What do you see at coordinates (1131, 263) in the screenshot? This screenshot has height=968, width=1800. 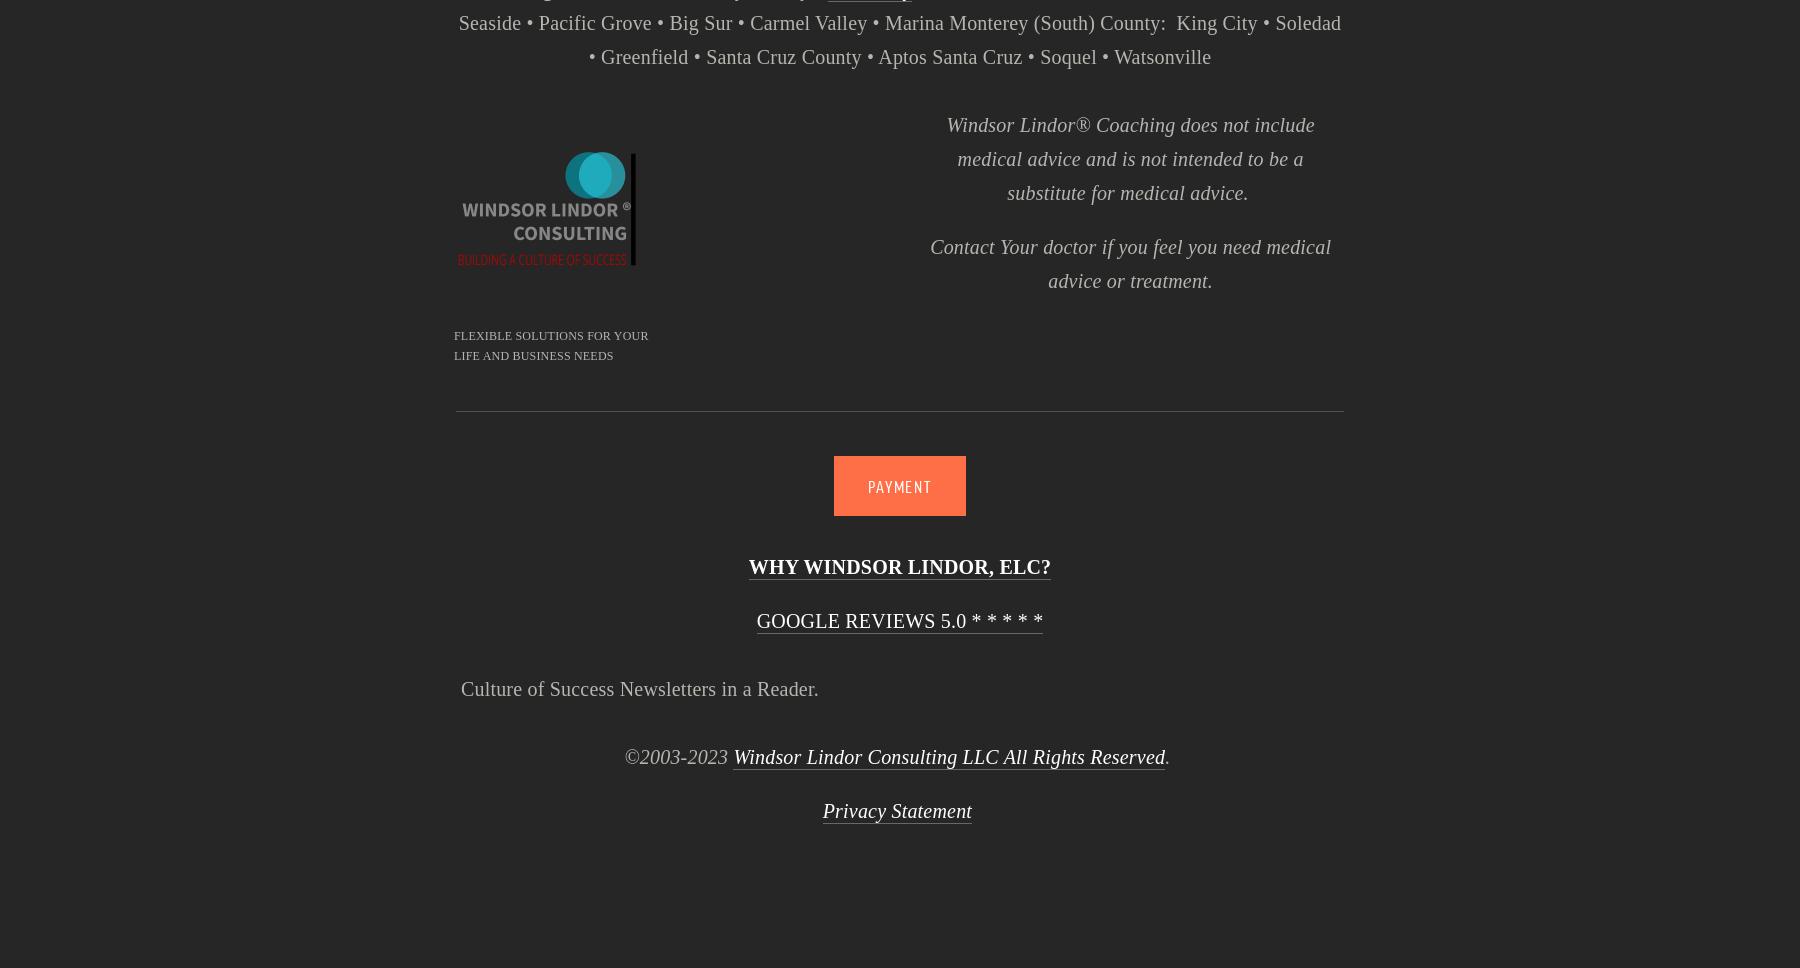 I see `'Contact Your doctor if you feel you need medical advice or treatment.'` at bounding box center [1131, 263].